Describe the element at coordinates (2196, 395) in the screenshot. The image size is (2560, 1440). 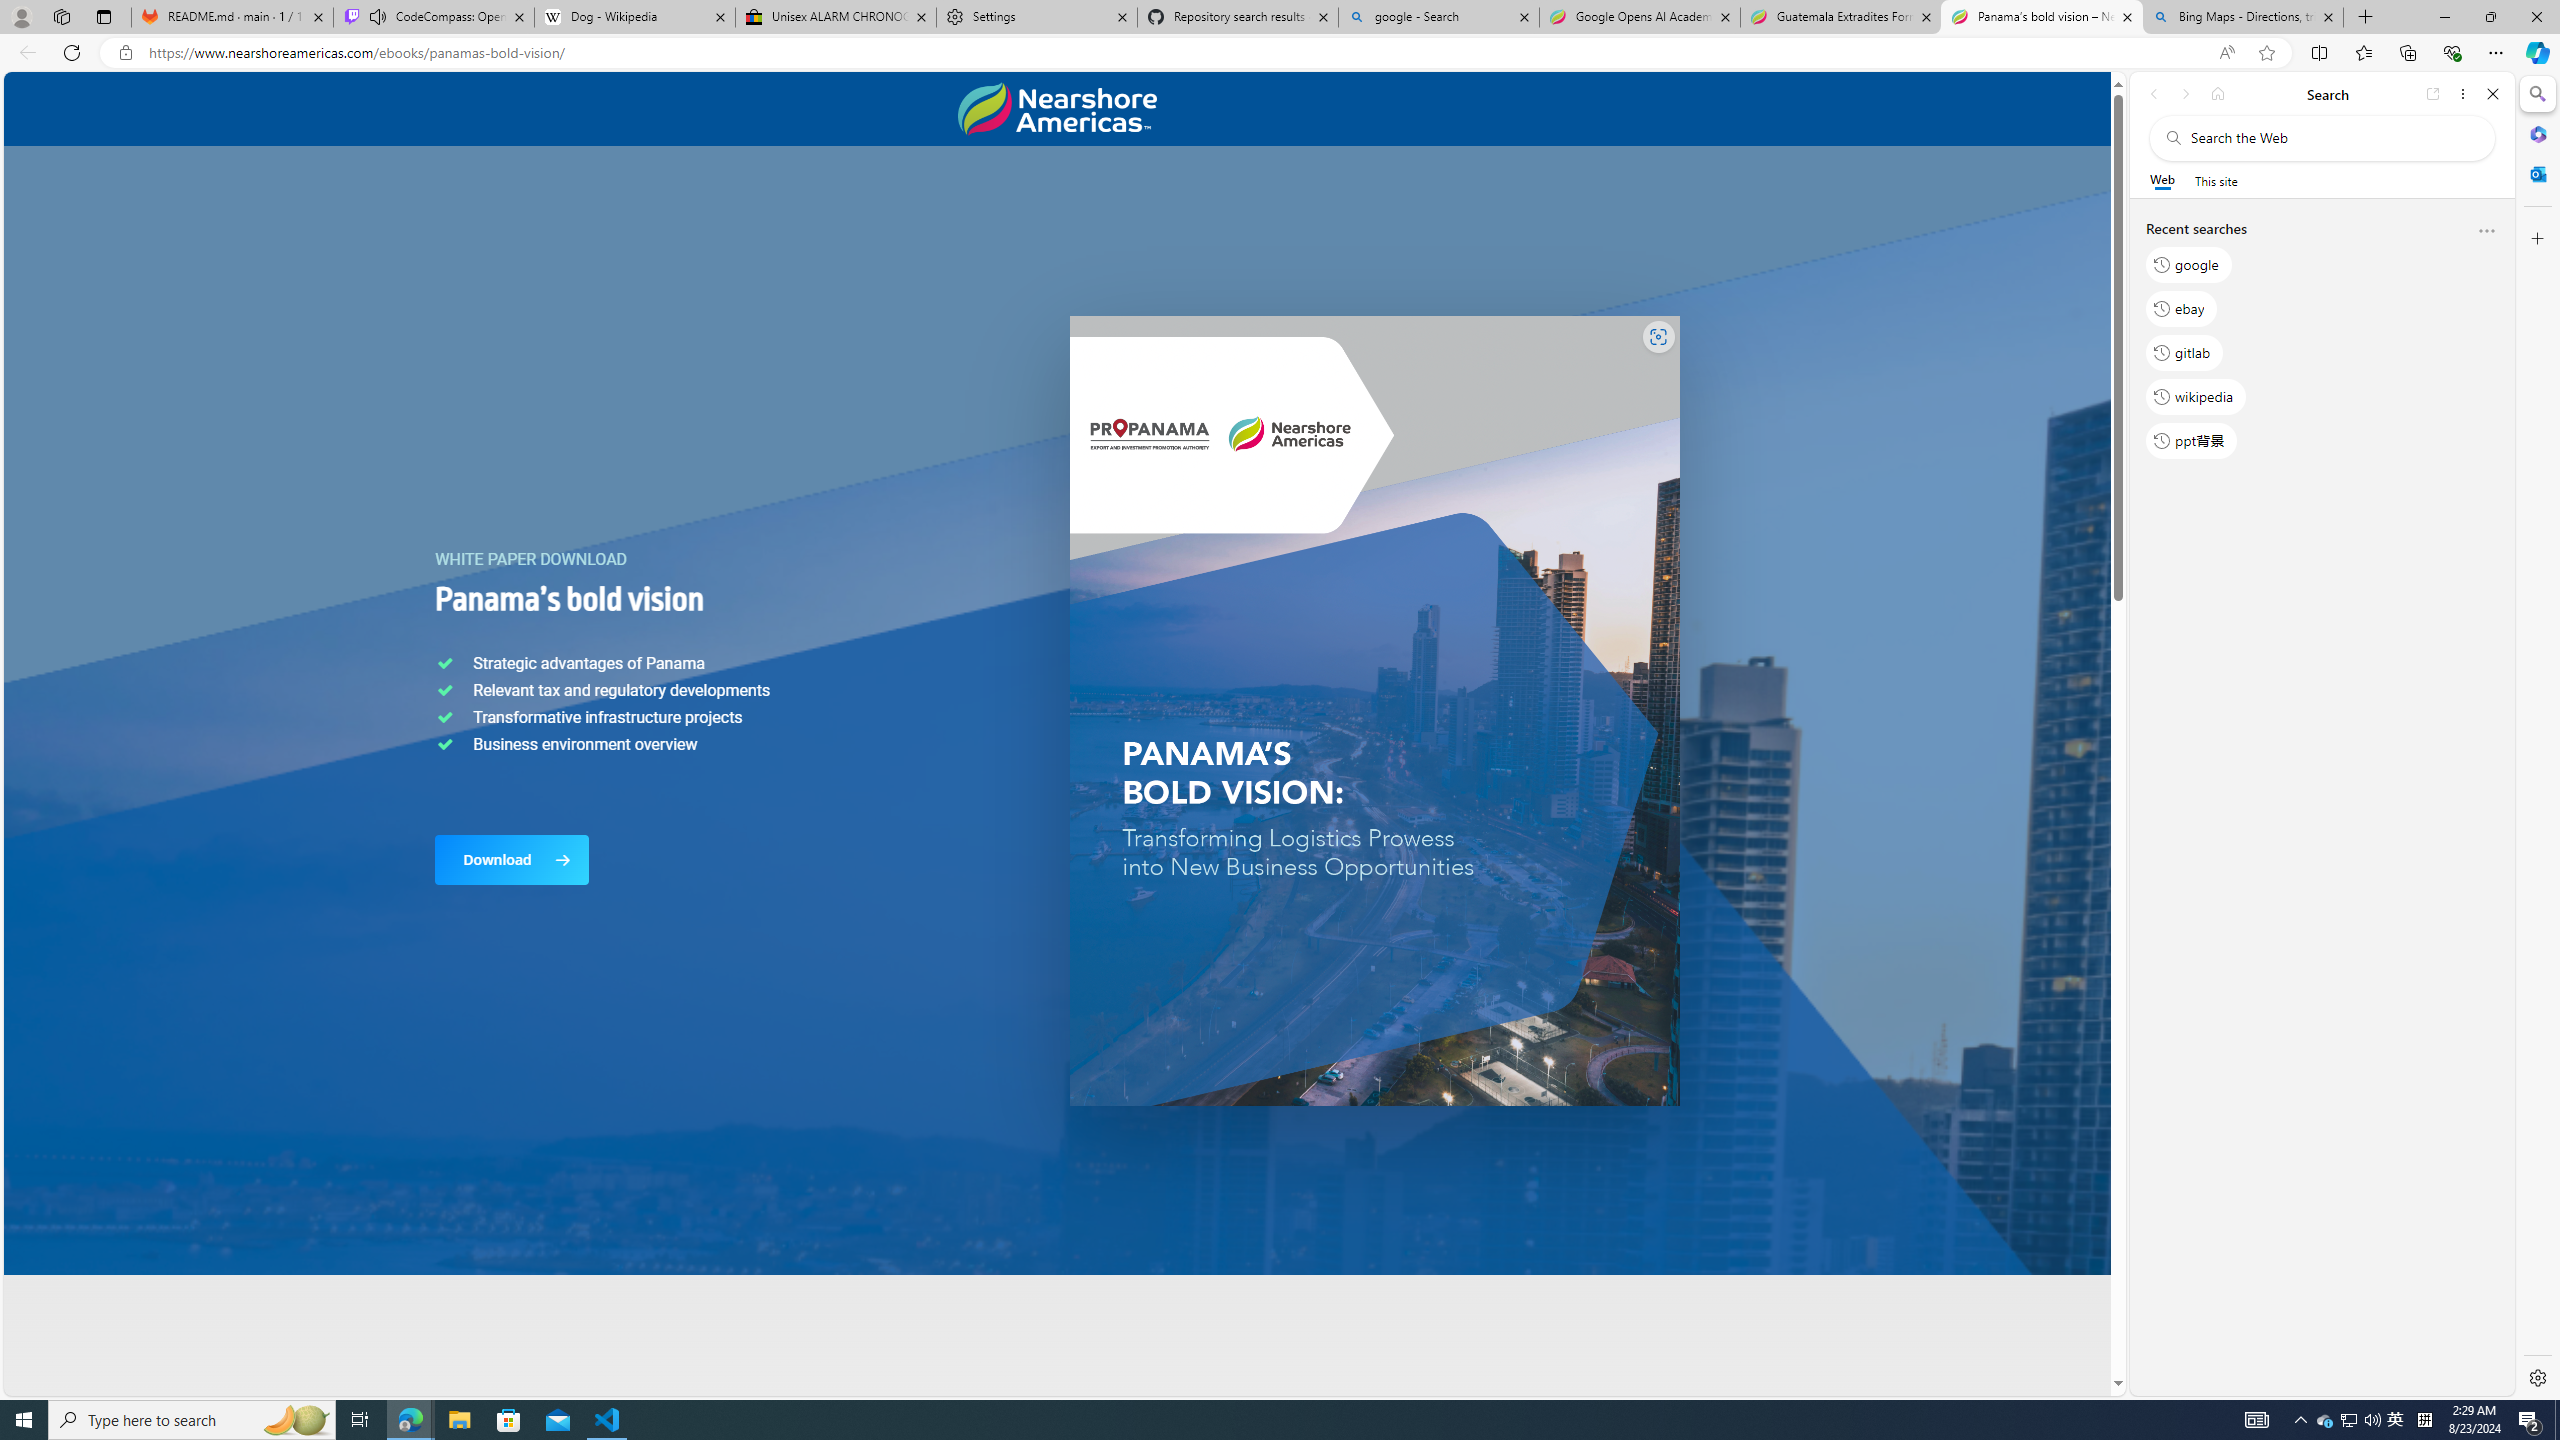
I see `'wikipedia'` at that location.